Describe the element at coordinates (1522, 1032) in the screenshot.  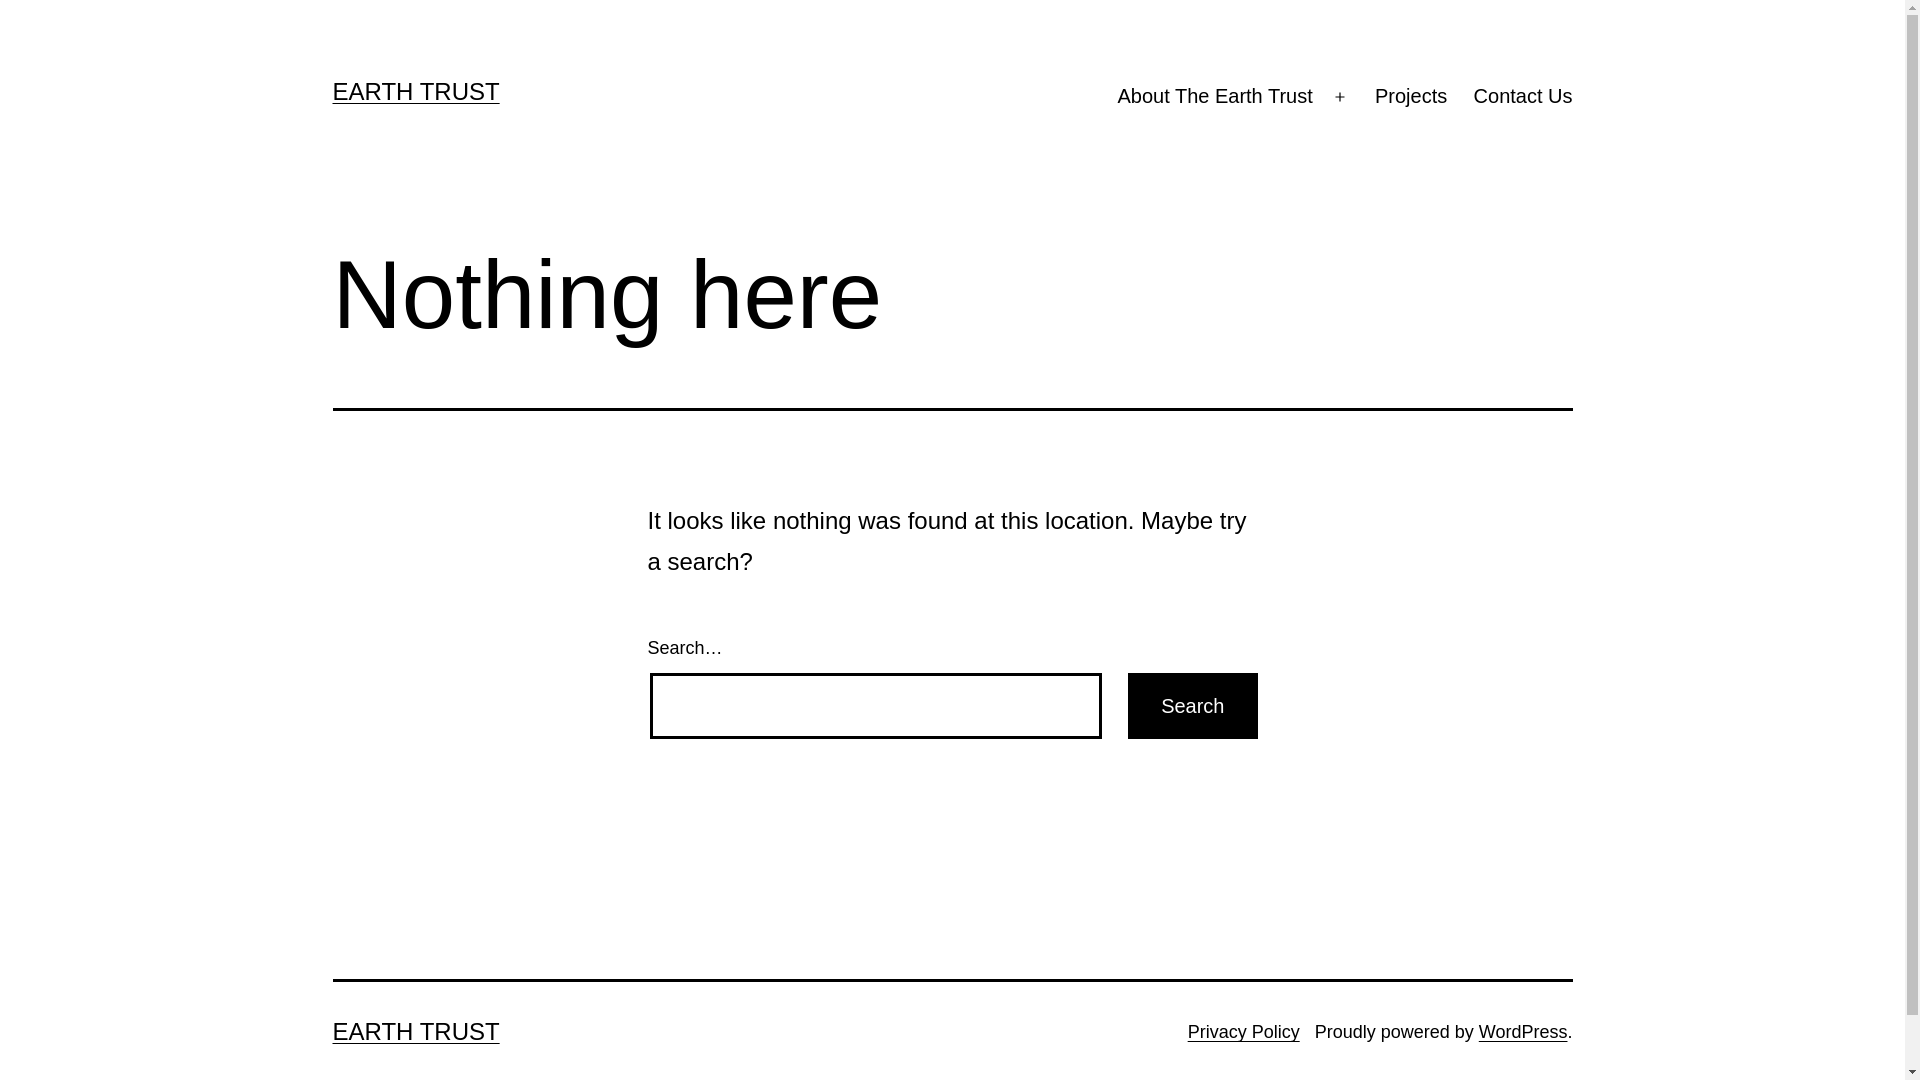
I see `'WordPress'` at that location.